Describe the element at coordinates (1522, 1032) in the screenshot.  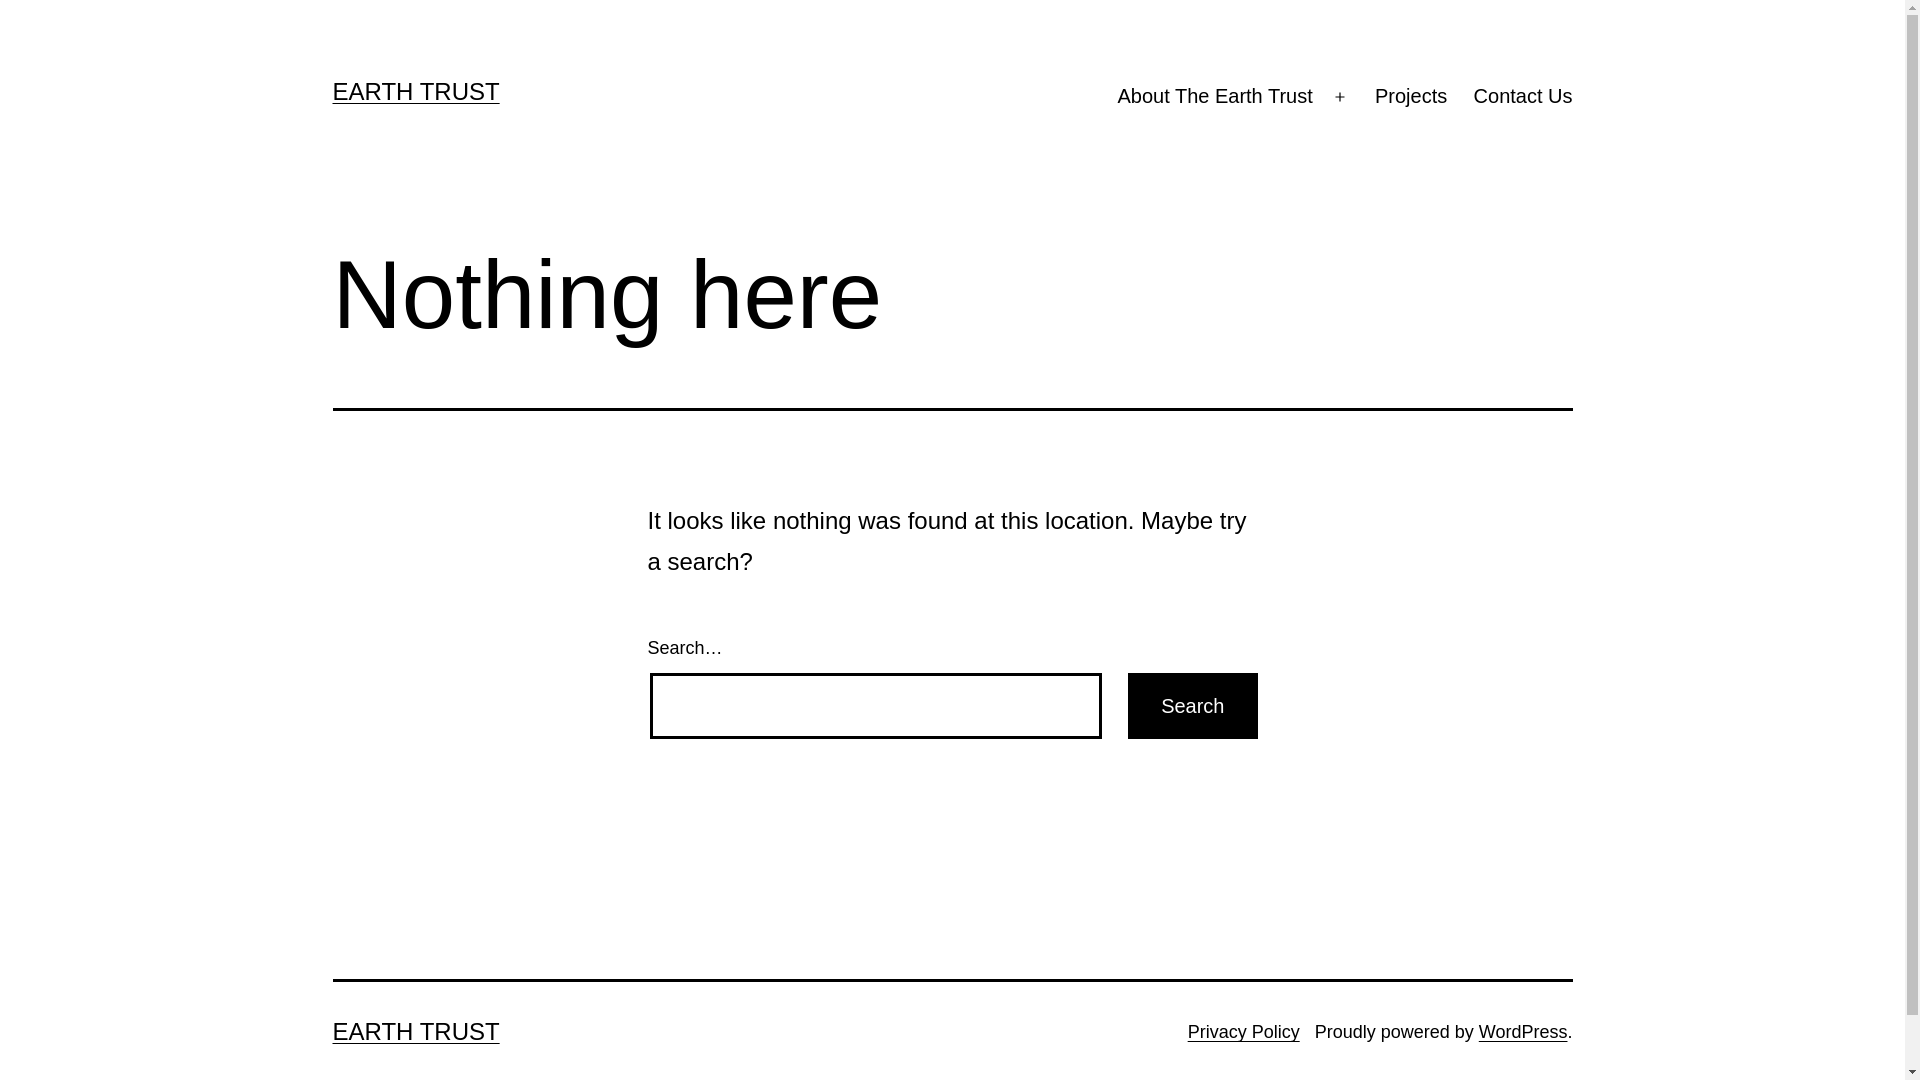
I see `'WordPress'` at that location.